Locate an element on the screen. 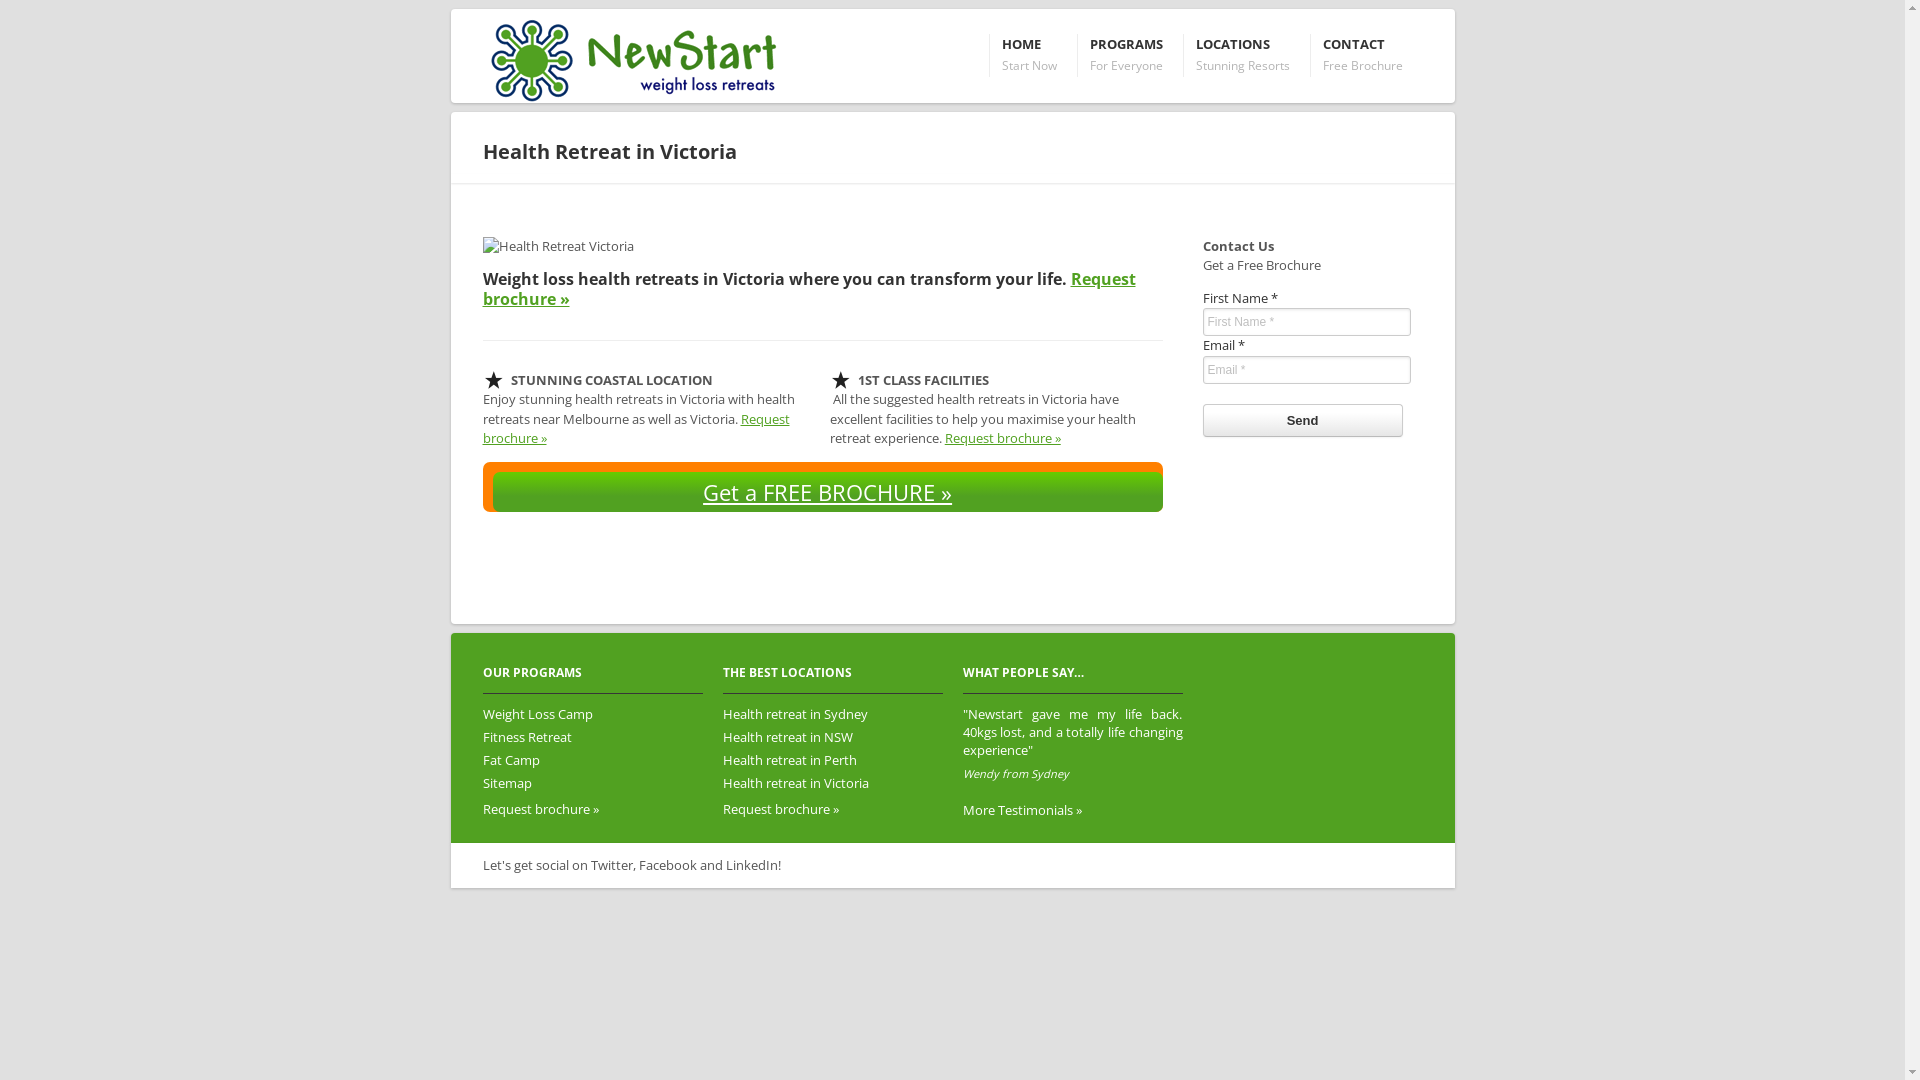 Image resolution: width=1920 pixels, height=1080 pixels. 'Fat Camp' is located at coordinates (510, 759).